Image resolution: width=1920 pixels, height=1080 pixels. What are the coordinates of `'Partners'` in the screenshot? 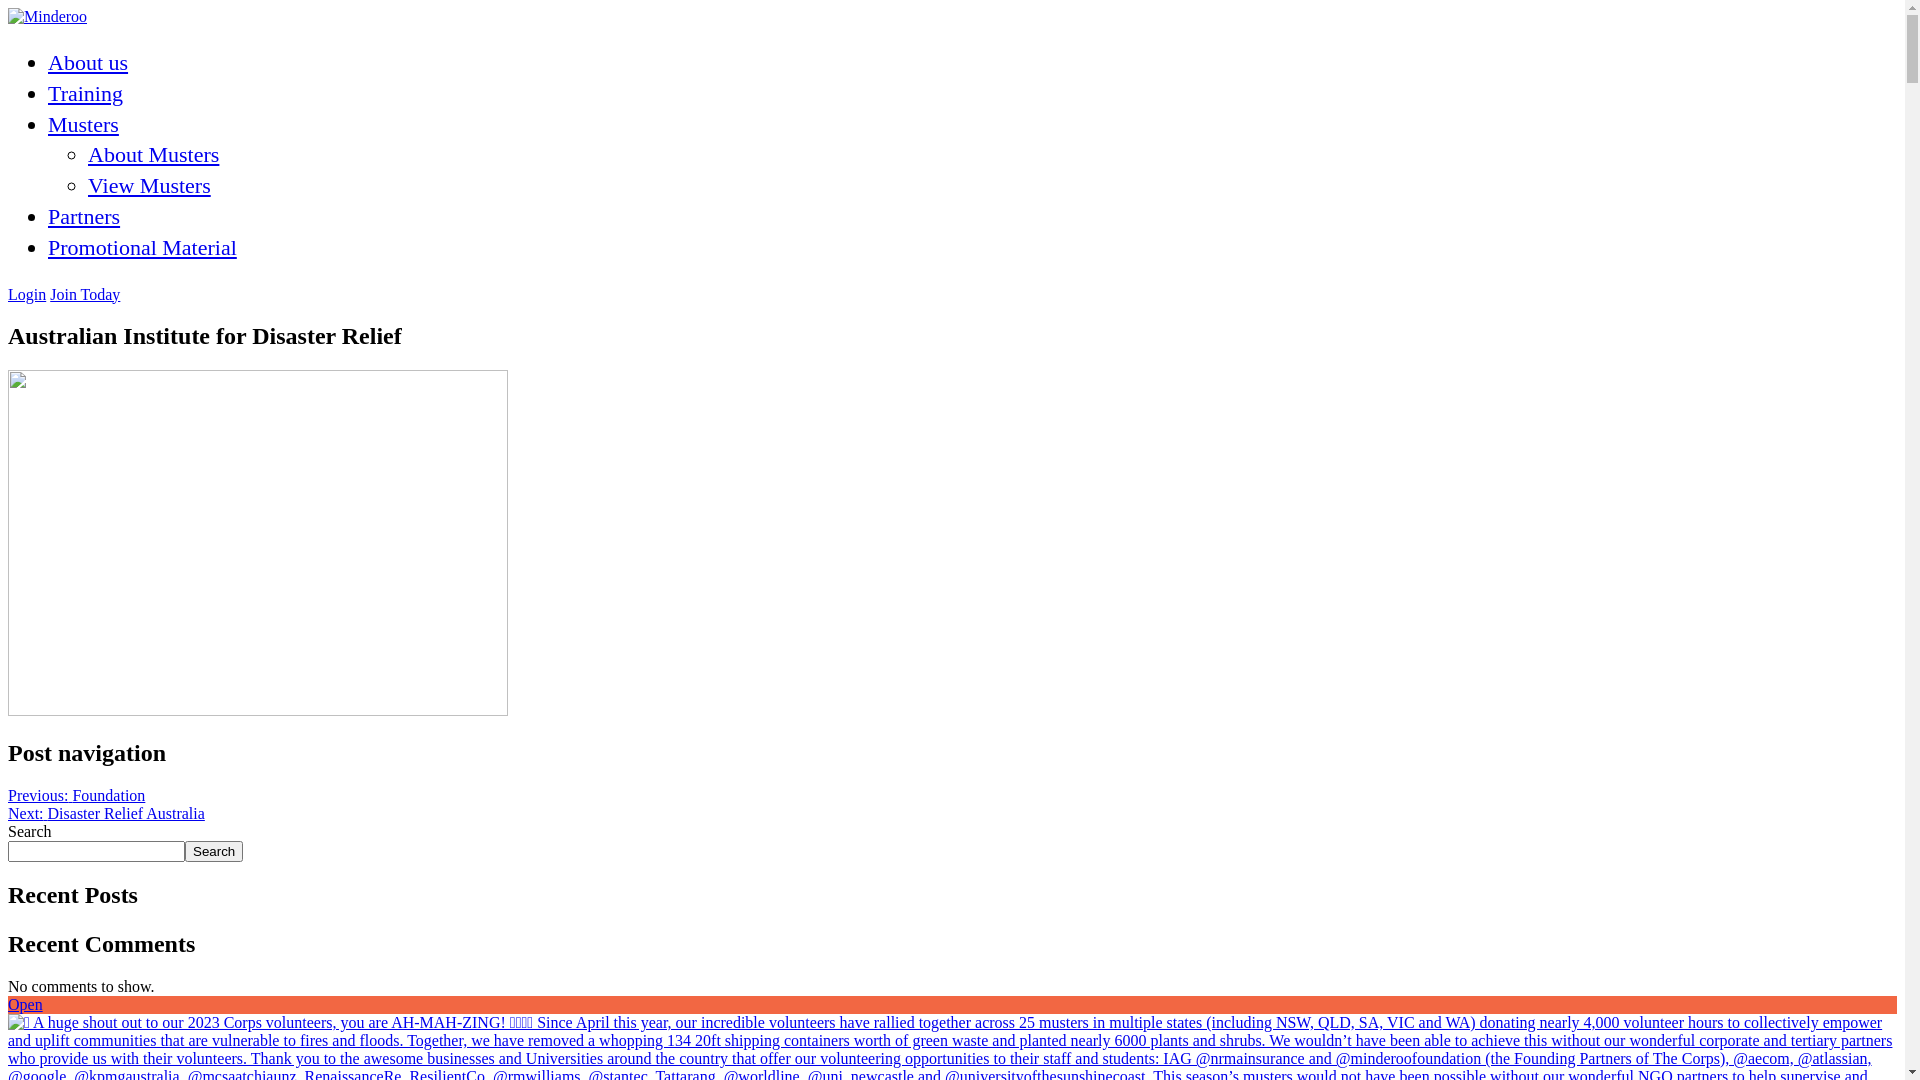 It's located at (48, 216).